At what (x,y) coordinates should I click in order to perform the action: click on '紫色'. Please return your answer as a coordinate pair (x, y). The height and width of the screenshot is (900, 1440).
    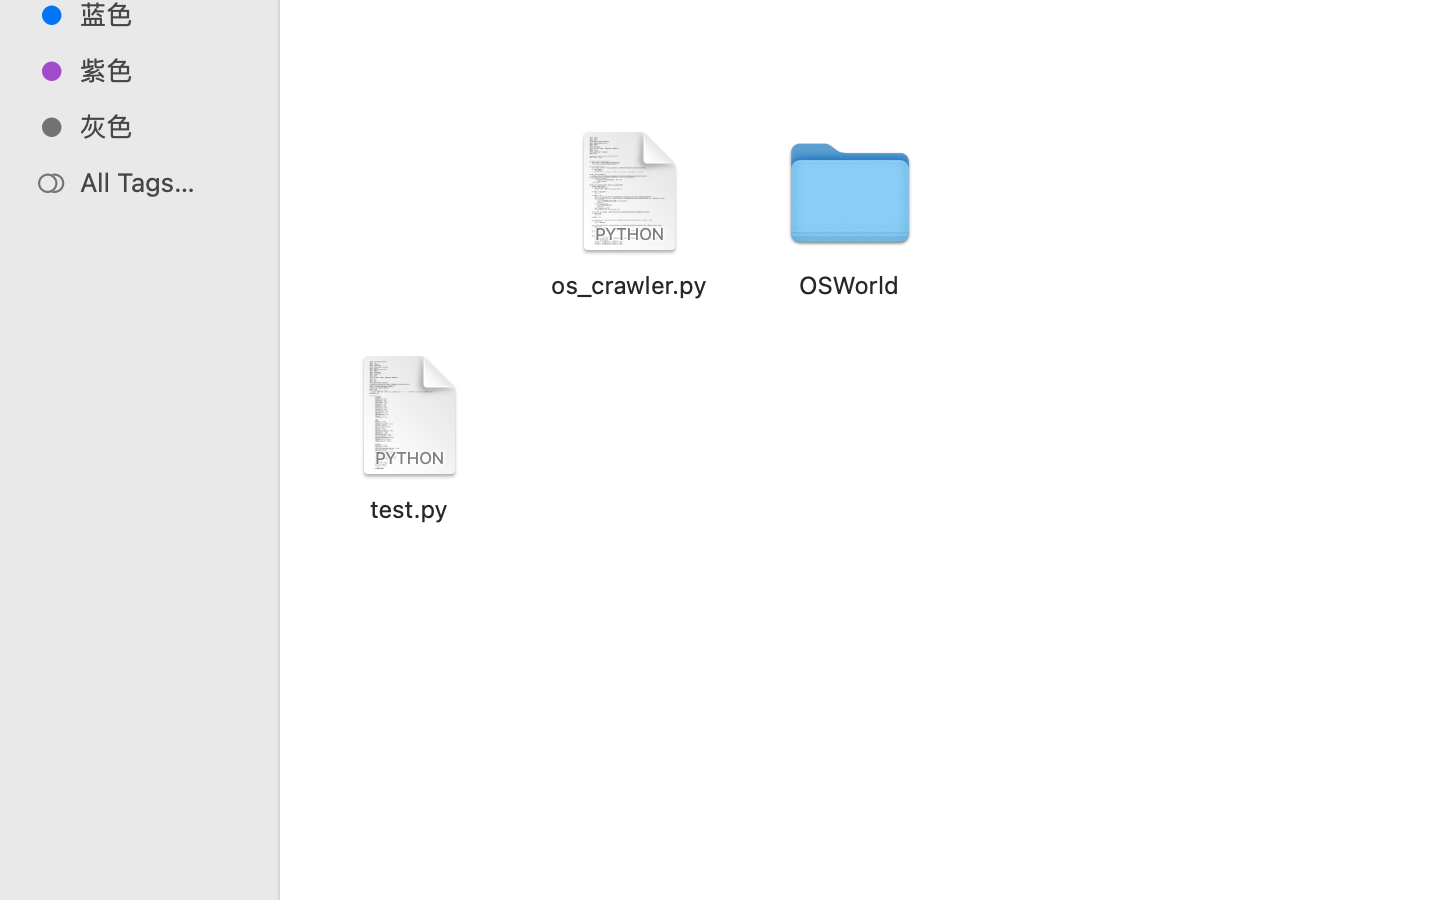
    Looking at the image, I should click on (159, 69).